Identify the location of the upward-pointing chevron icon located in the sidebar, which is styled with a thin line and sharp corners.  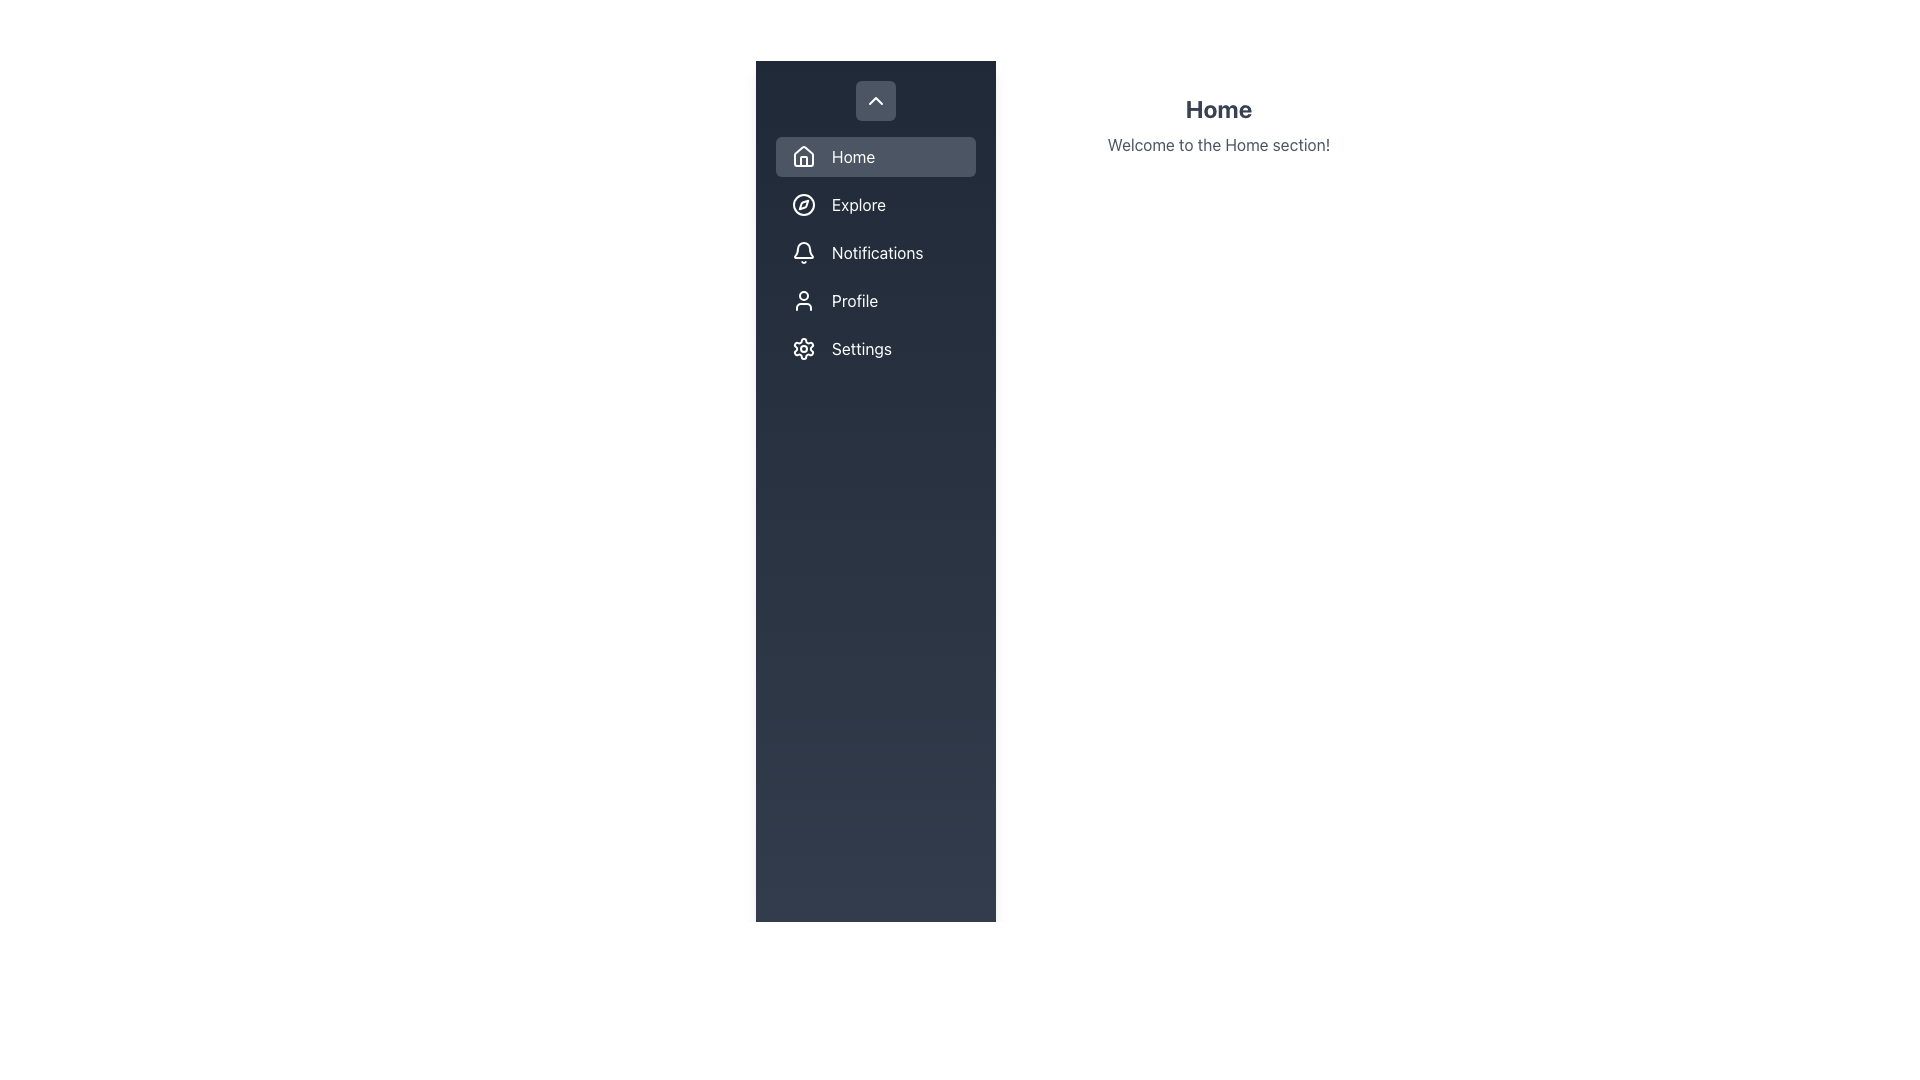
(875, 100).